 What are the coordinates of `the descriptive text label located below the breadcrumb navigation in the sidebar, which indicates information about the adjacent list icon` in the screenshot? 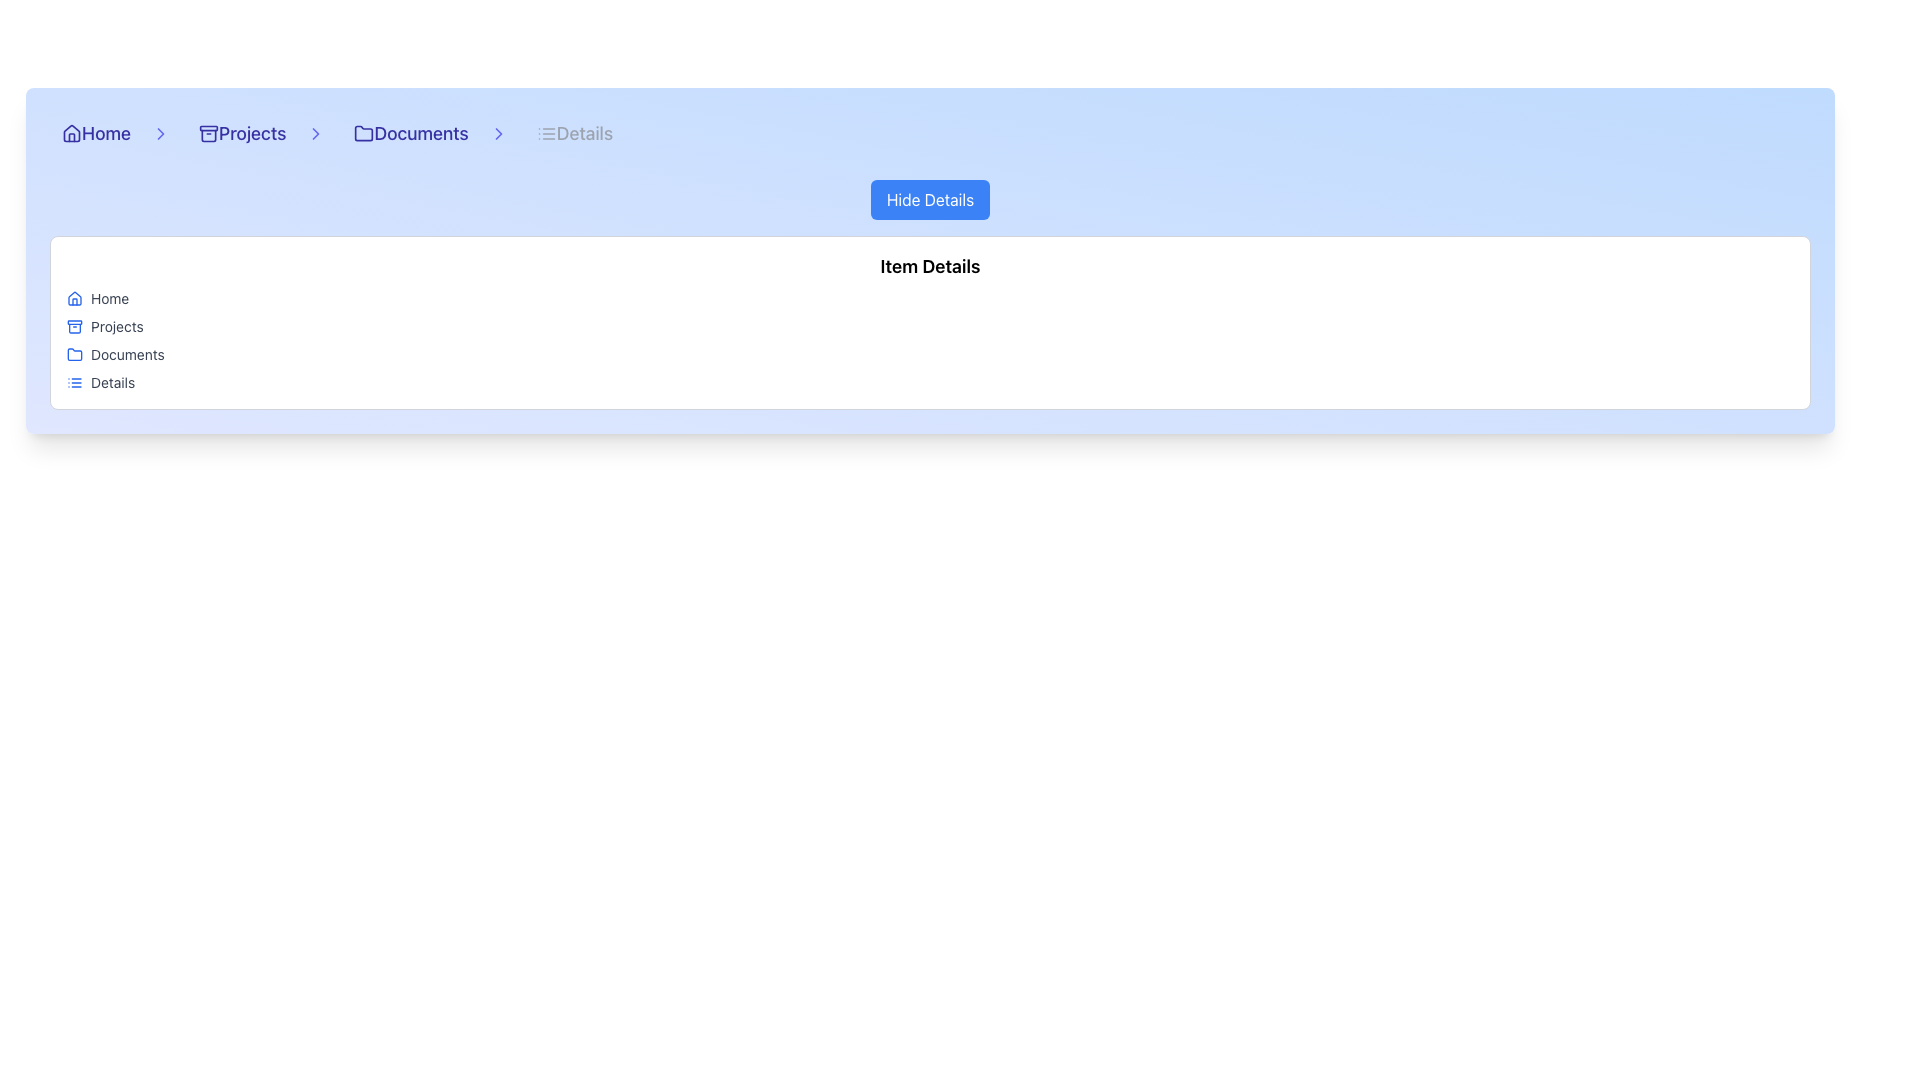 It's located at (112, 382).